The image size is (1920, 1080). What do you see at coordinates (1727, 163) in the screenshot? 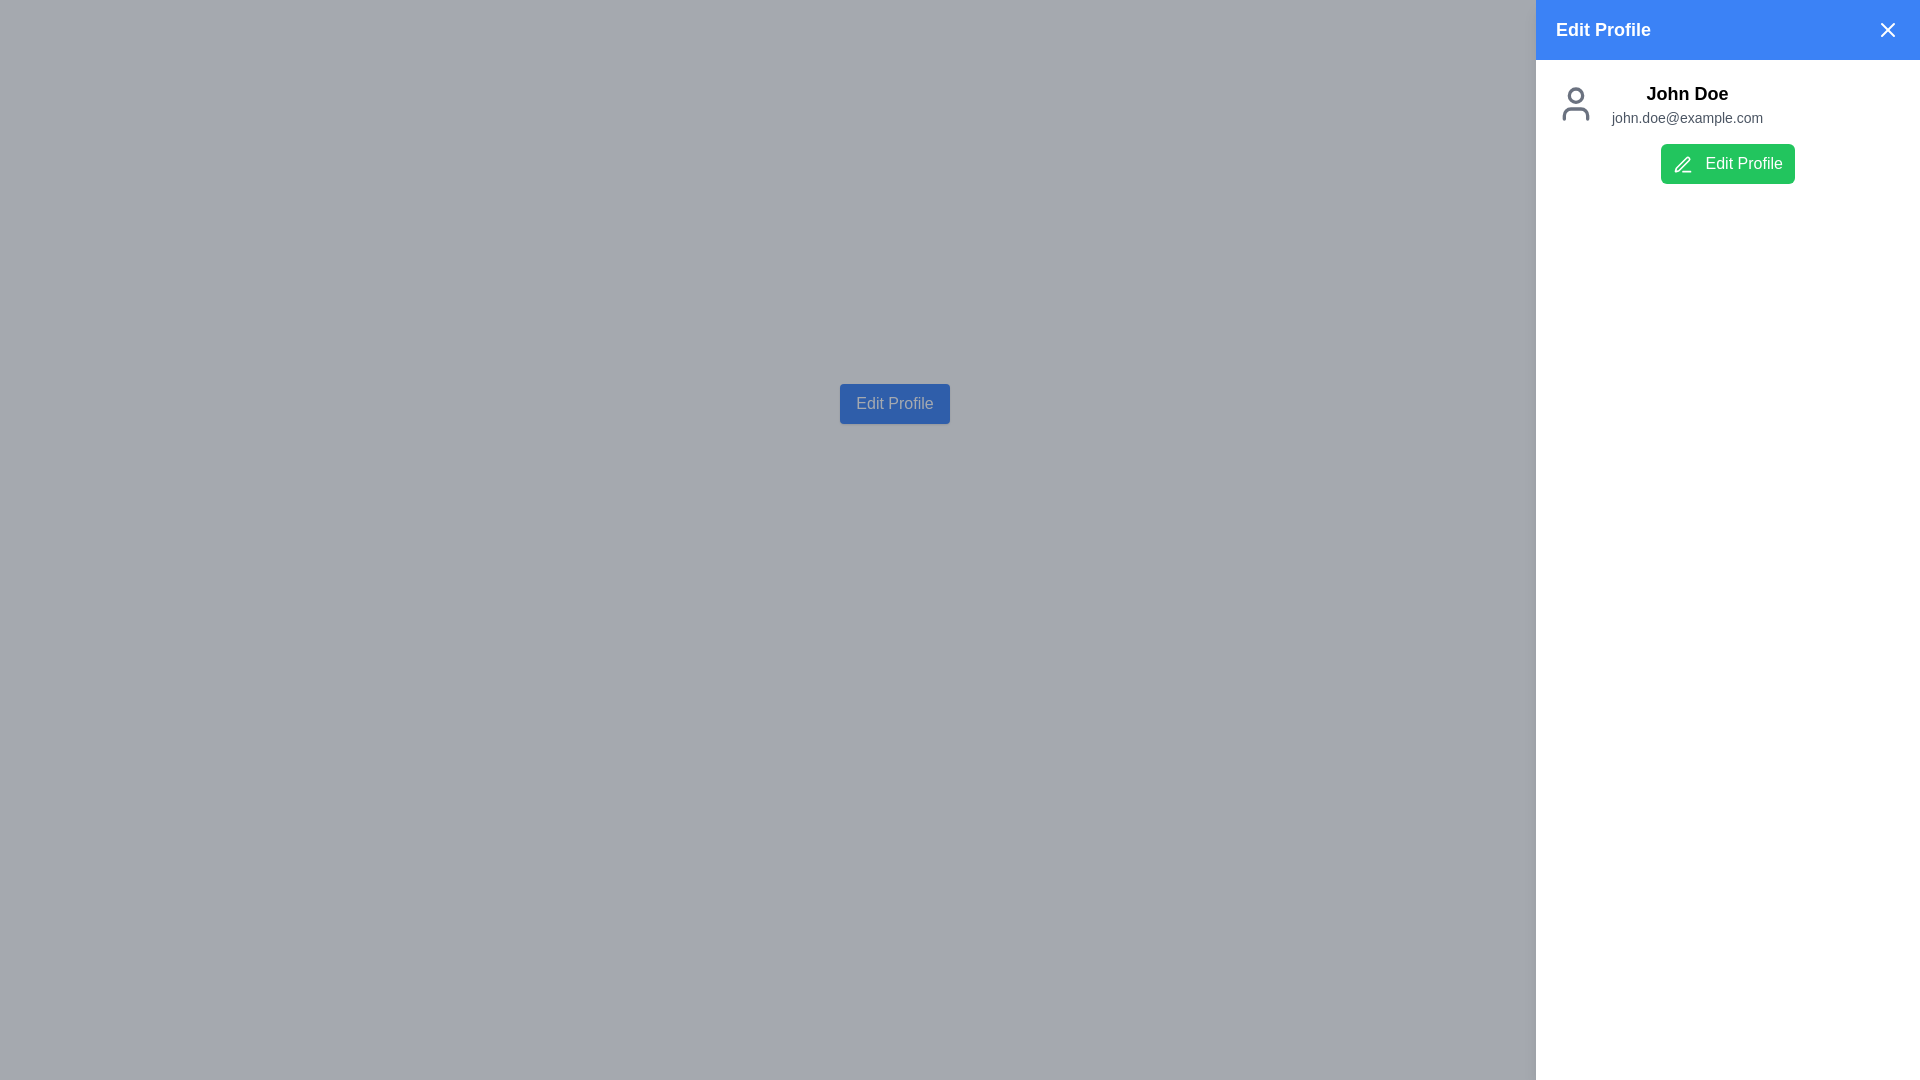
I see `the rectangular green button labeled 'Edit Profile' with a pencil icon` at bounding box center [1727, 163].